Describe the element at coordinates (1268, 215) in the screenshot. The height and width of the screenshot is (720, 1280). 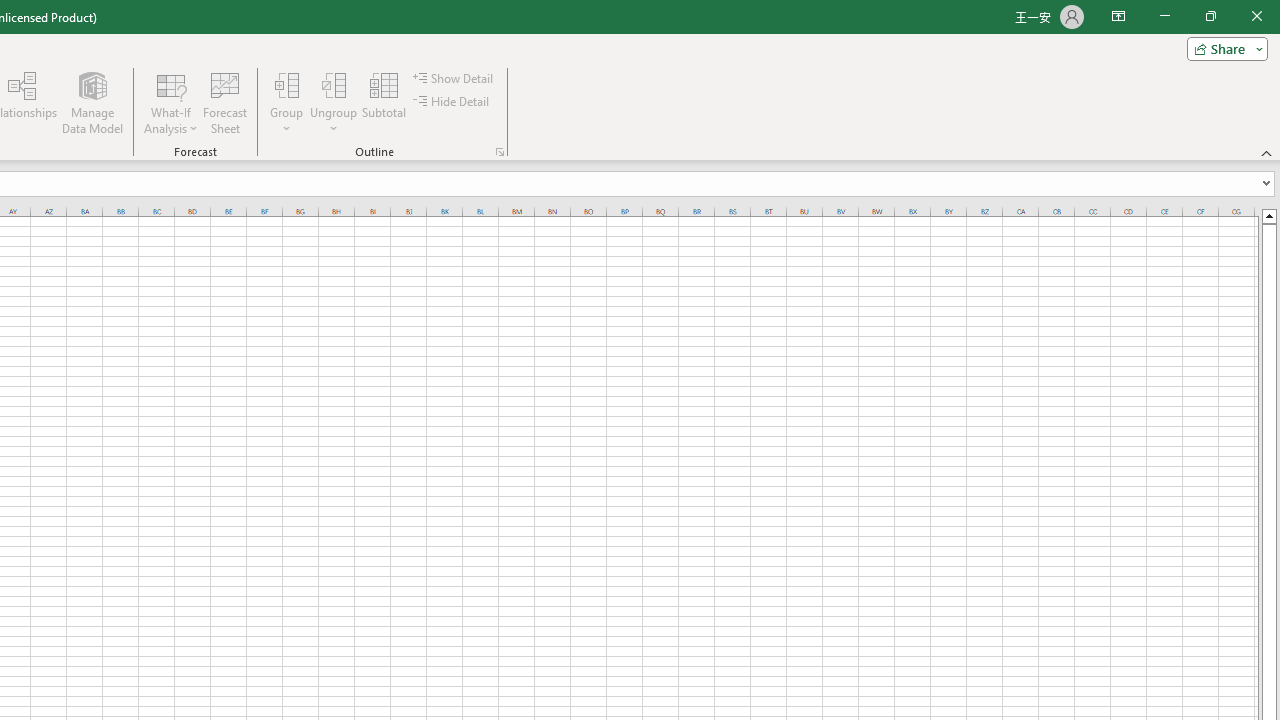
I see `'Line up'` at that location.